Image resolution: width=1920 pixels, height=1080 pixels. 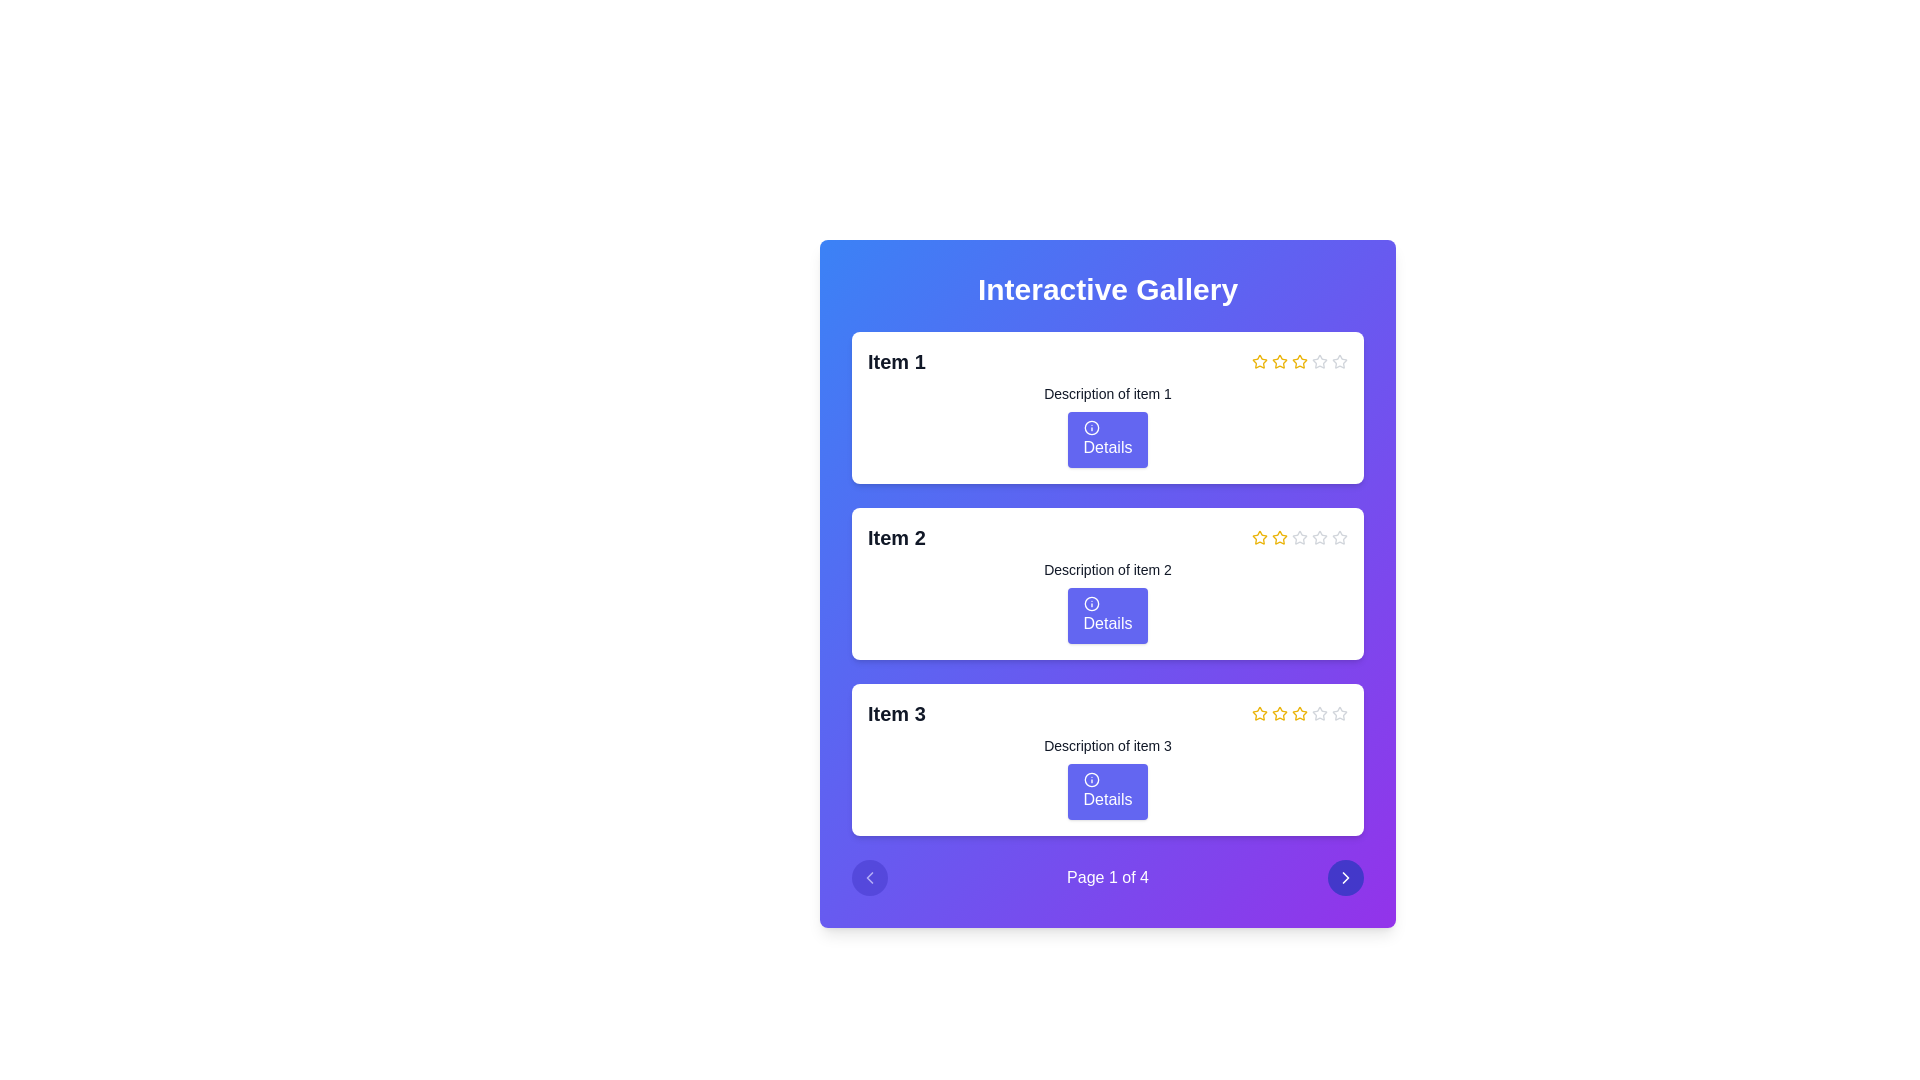 I want to click on the star icon in the rating section for 'Item 2', which is the third star in a row of five stars, so click(x=1320, y=536).